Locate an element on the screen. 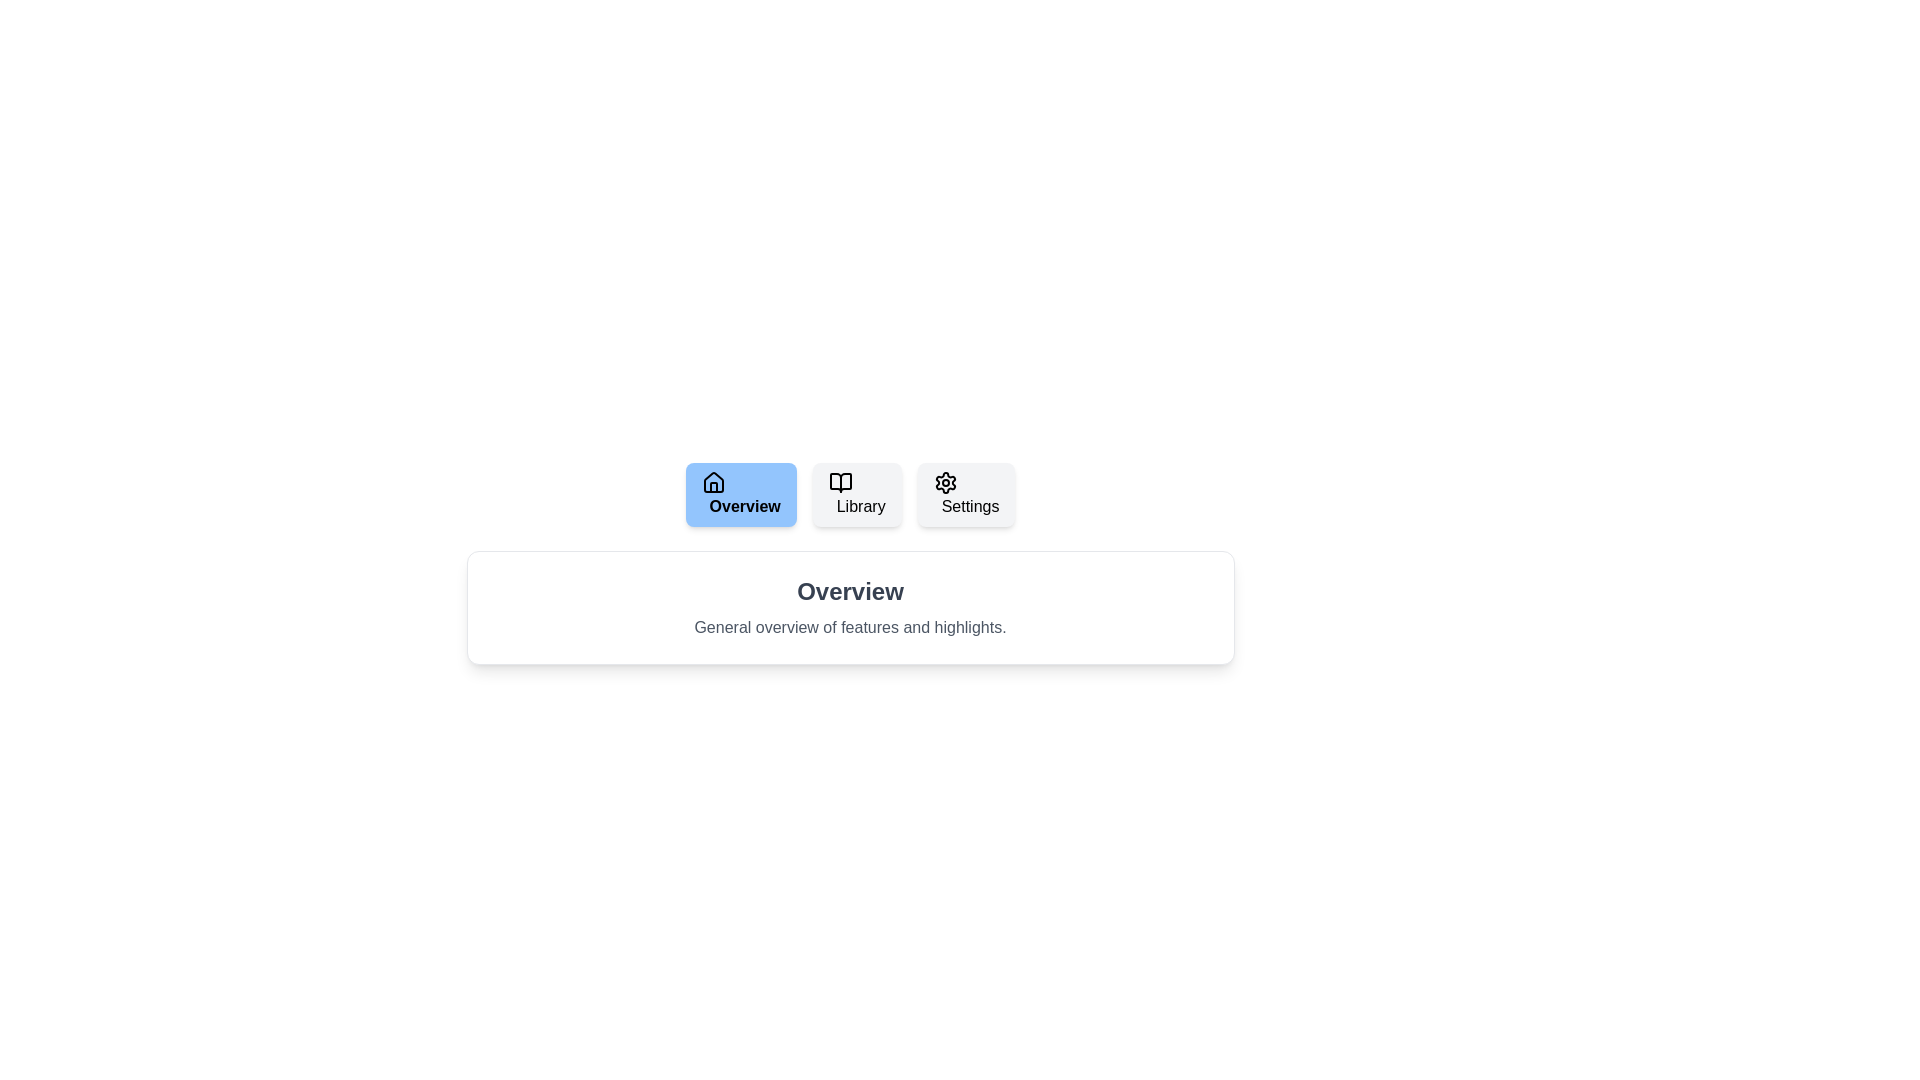 Image resolution: width=1920 pixels, height=1080 pixels. the tab labeled Settings to switch to that tab is located at coordinates (966, 494).